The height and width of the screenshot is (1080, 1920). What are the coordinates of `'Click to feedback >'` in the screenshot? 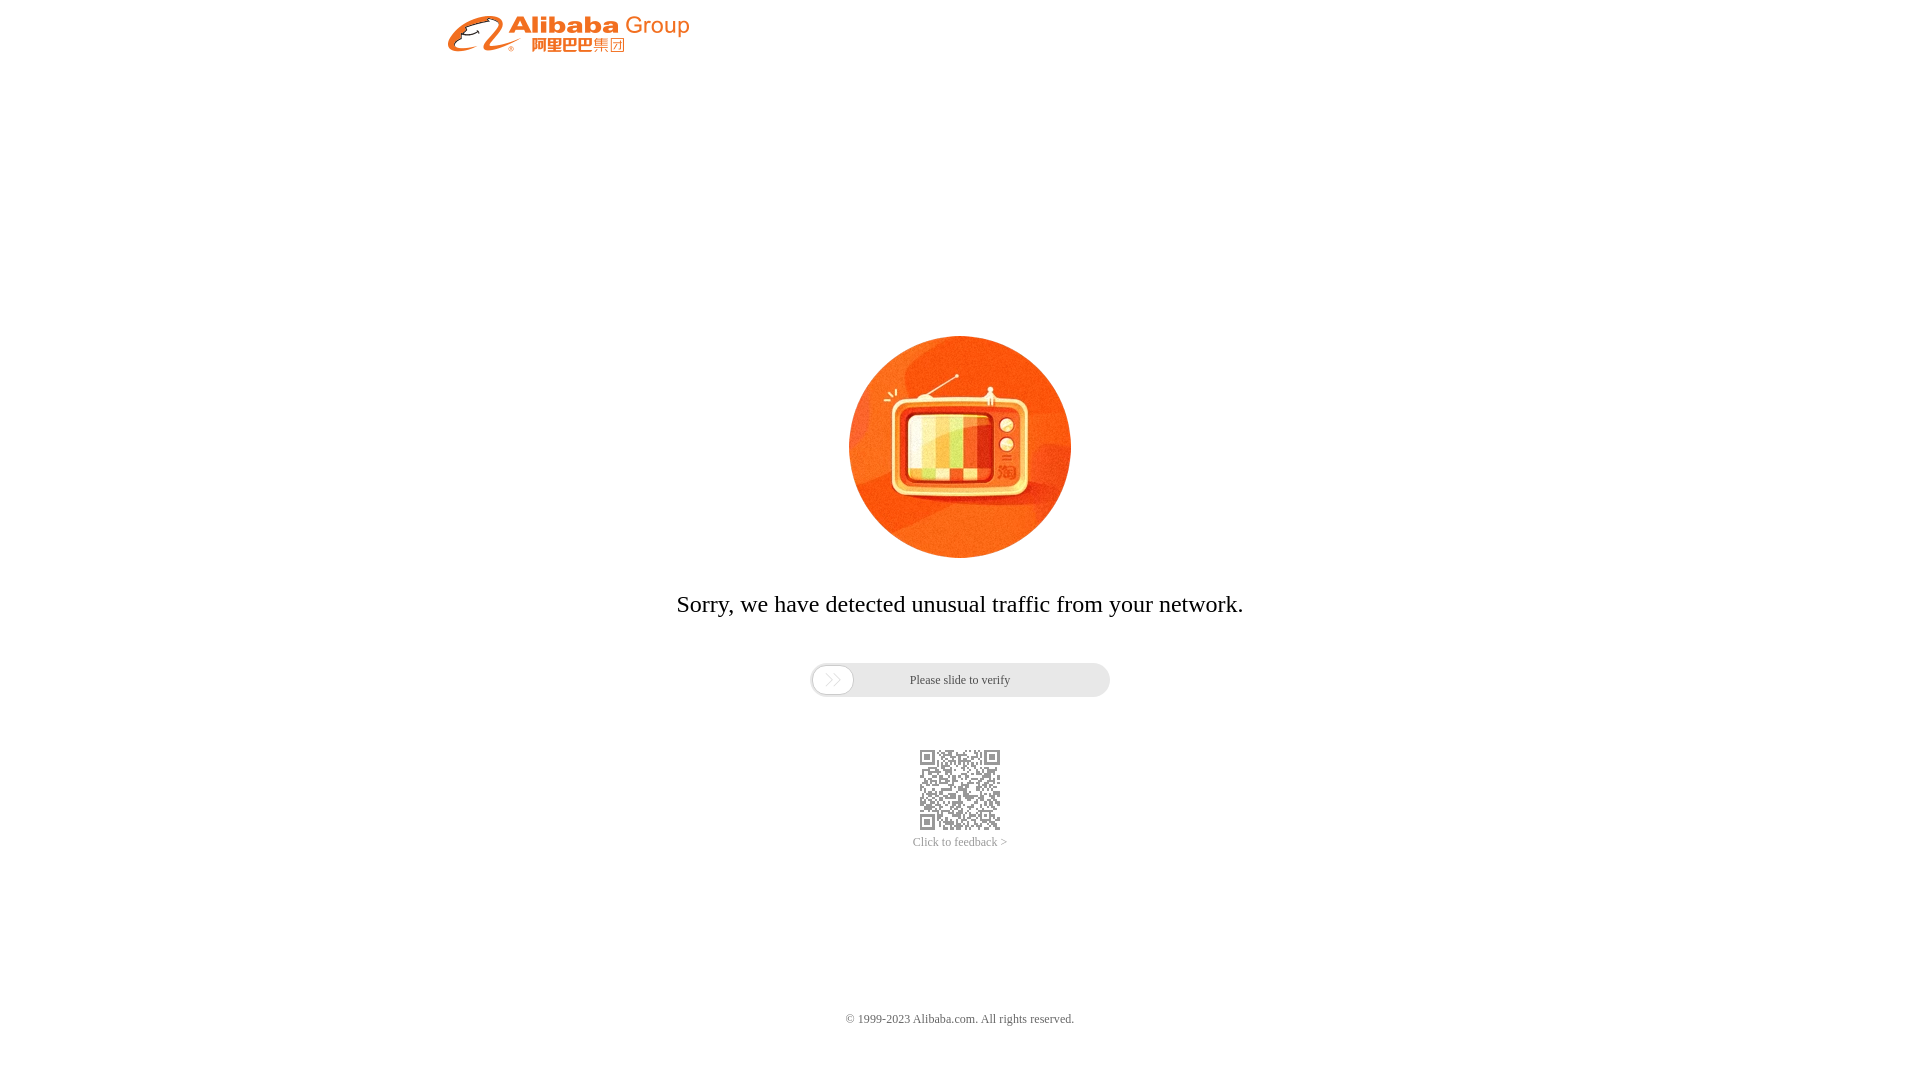 It's located at (960, 842).